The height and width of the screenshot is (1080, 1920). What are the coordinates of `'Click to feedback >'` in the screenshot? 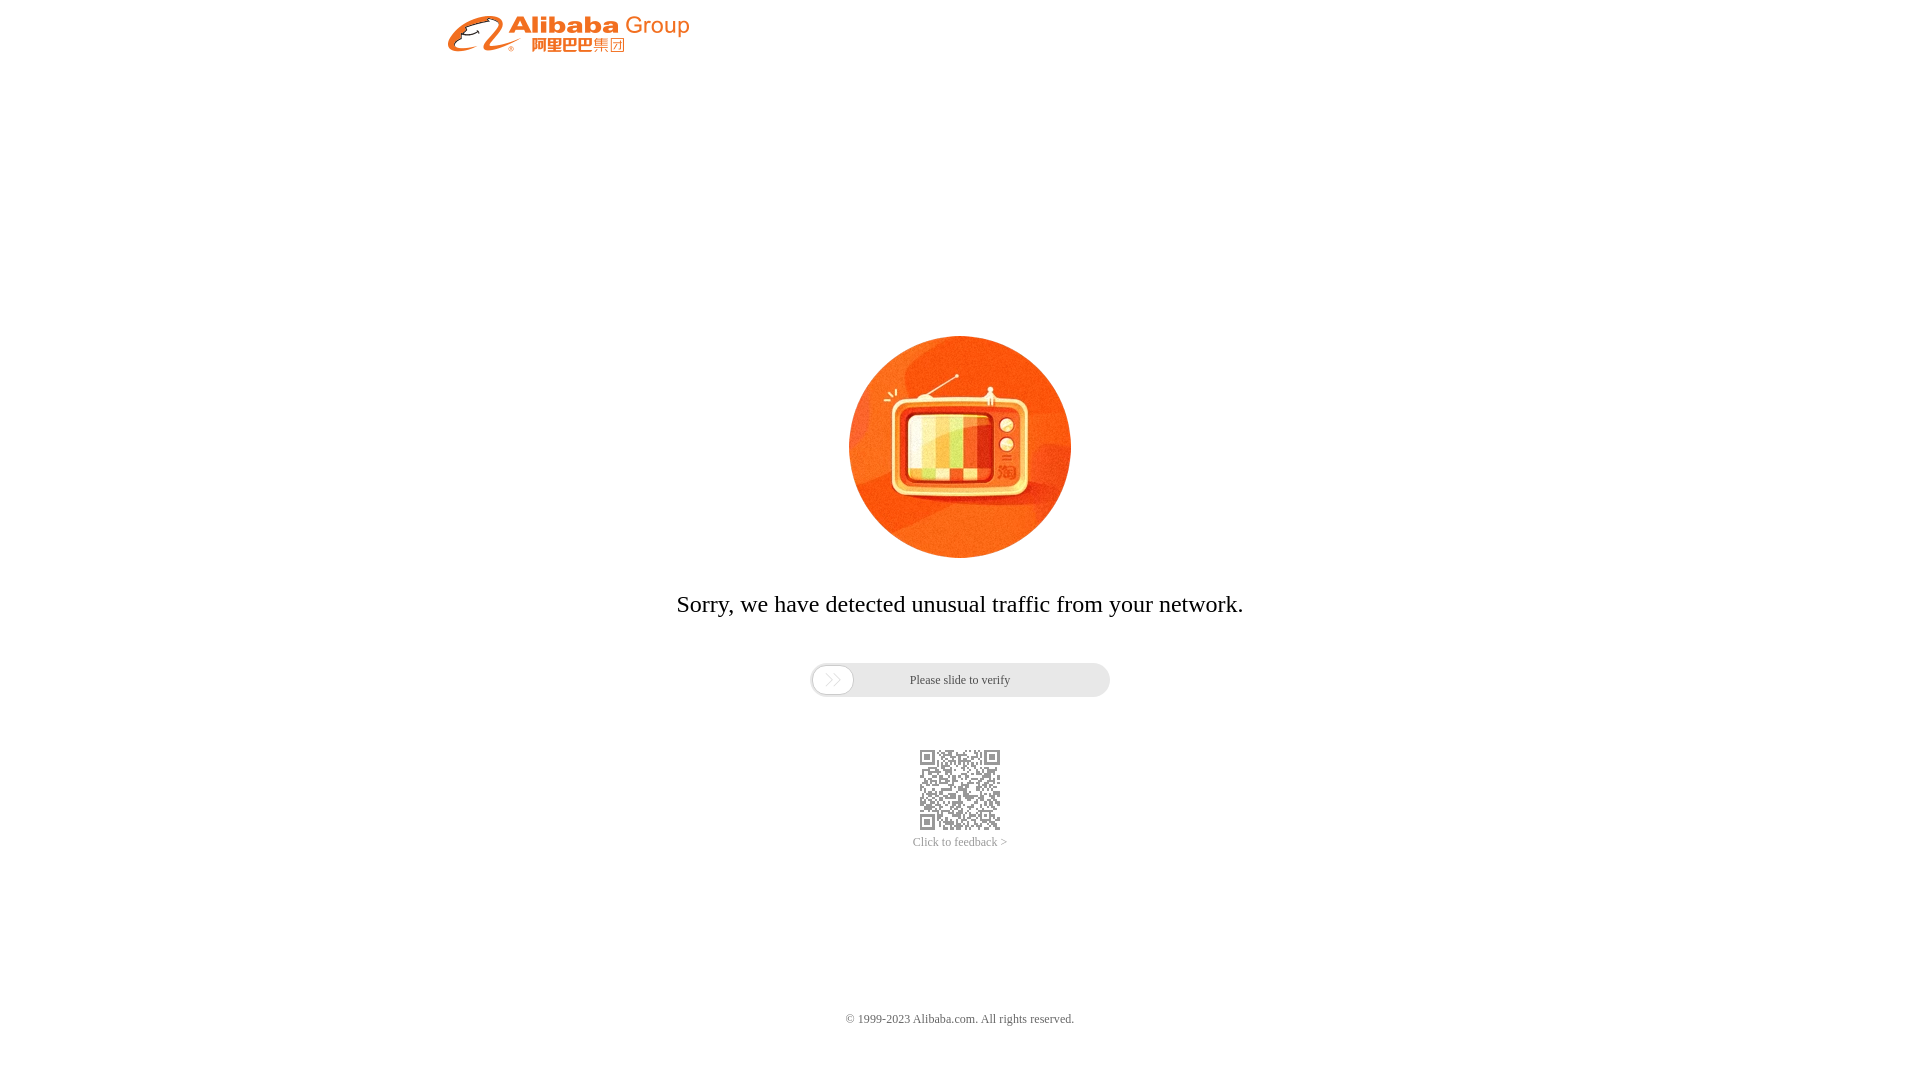 It's located at (960, 842).